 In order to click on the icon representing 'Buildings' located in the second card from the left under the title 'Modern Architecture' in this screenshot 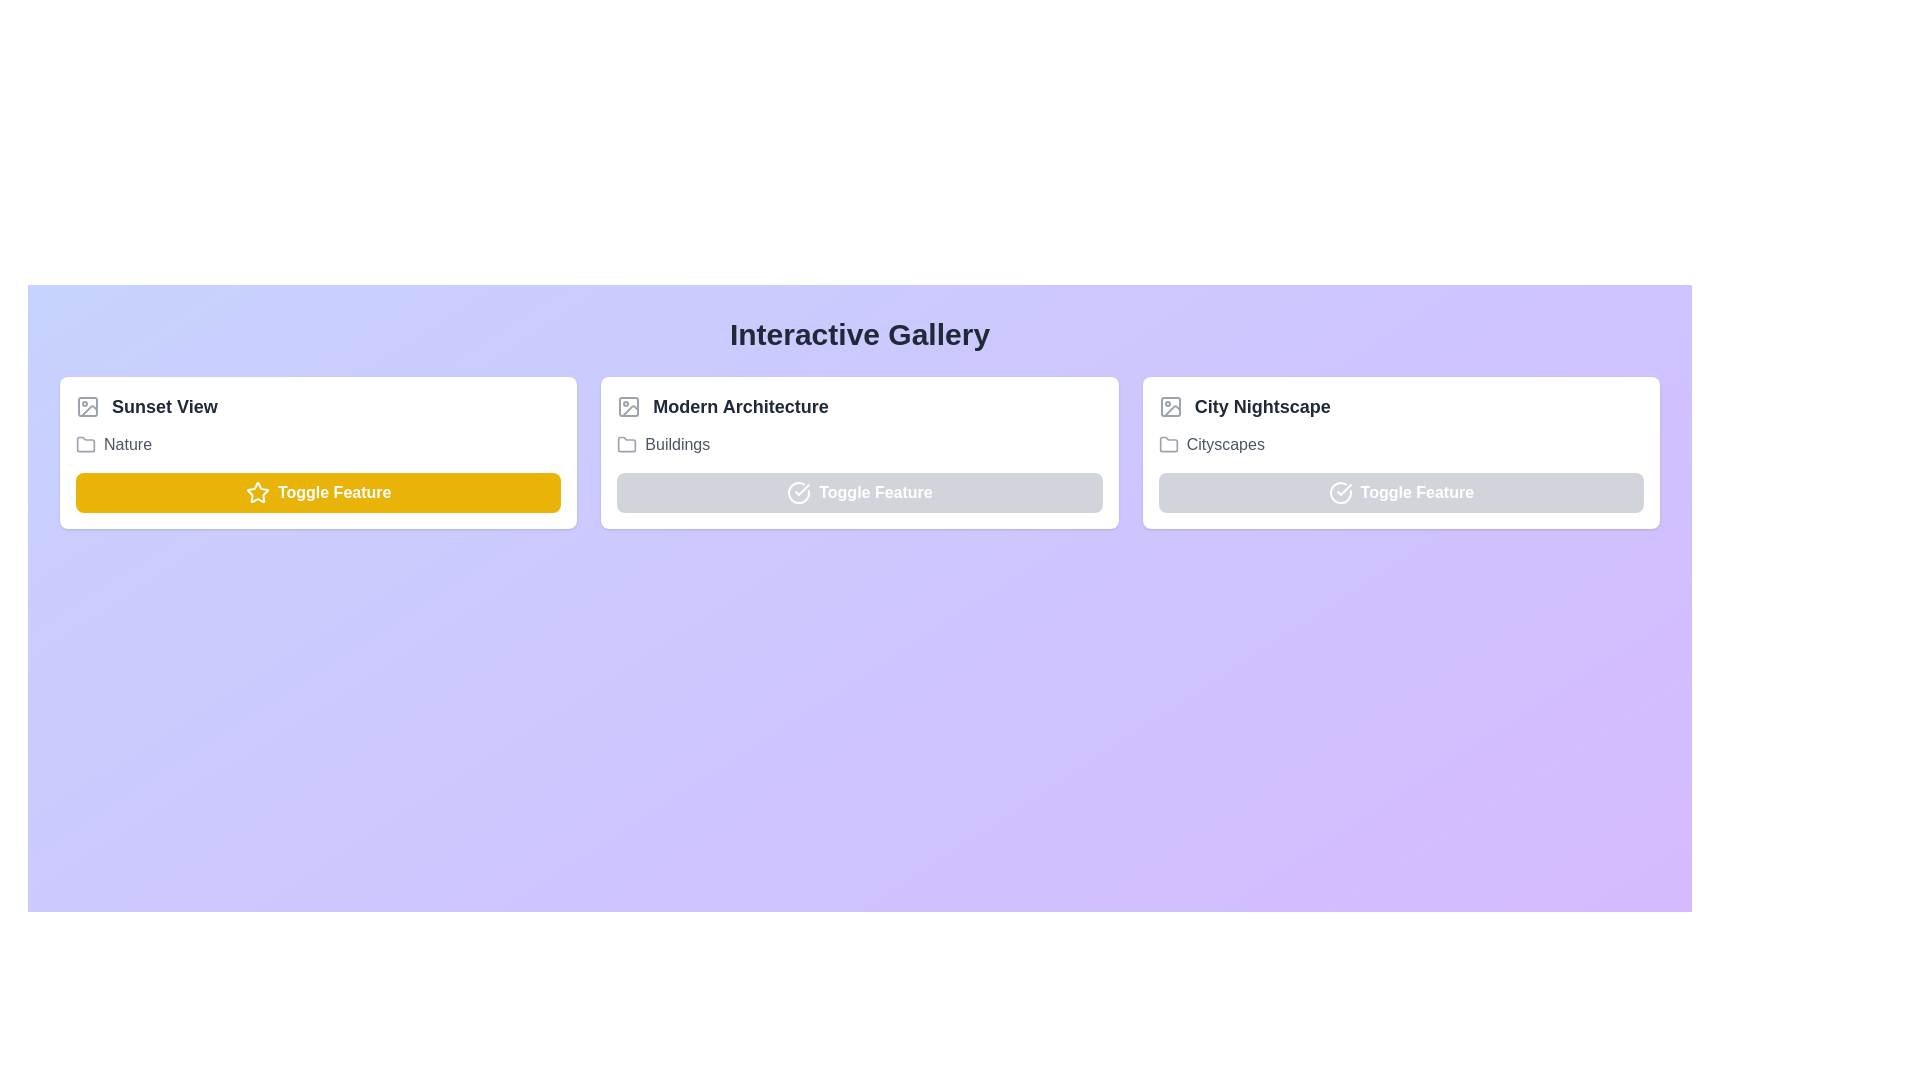, I will do `click(1168, 443)`.